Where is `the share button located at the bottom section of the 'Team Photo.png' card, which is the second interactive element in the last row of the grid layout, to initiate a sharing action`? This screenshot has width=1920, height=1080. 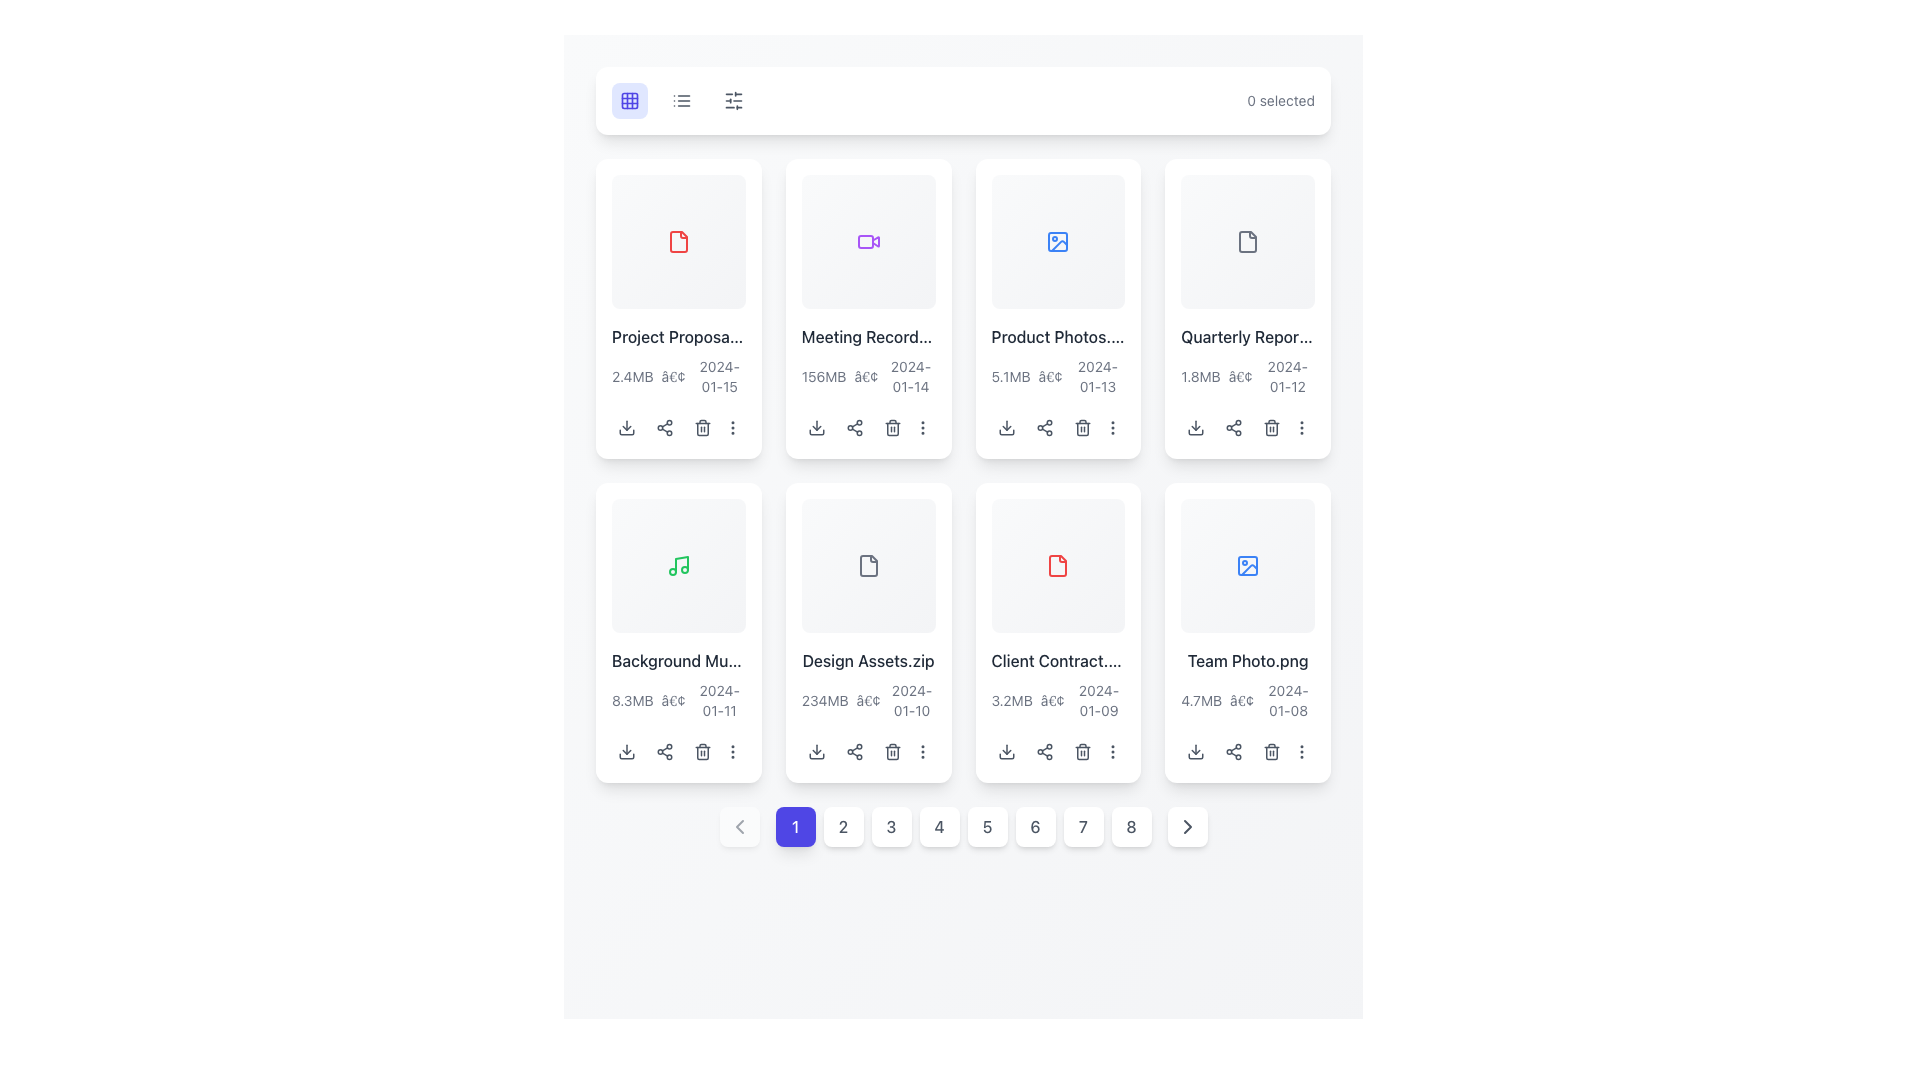
the share button located at the bottom section of the 'Team Photo.png' card, which is the second interactive element in the last row of the grid layout, to initiate a sharing action is located at coordinates (1233, 751).